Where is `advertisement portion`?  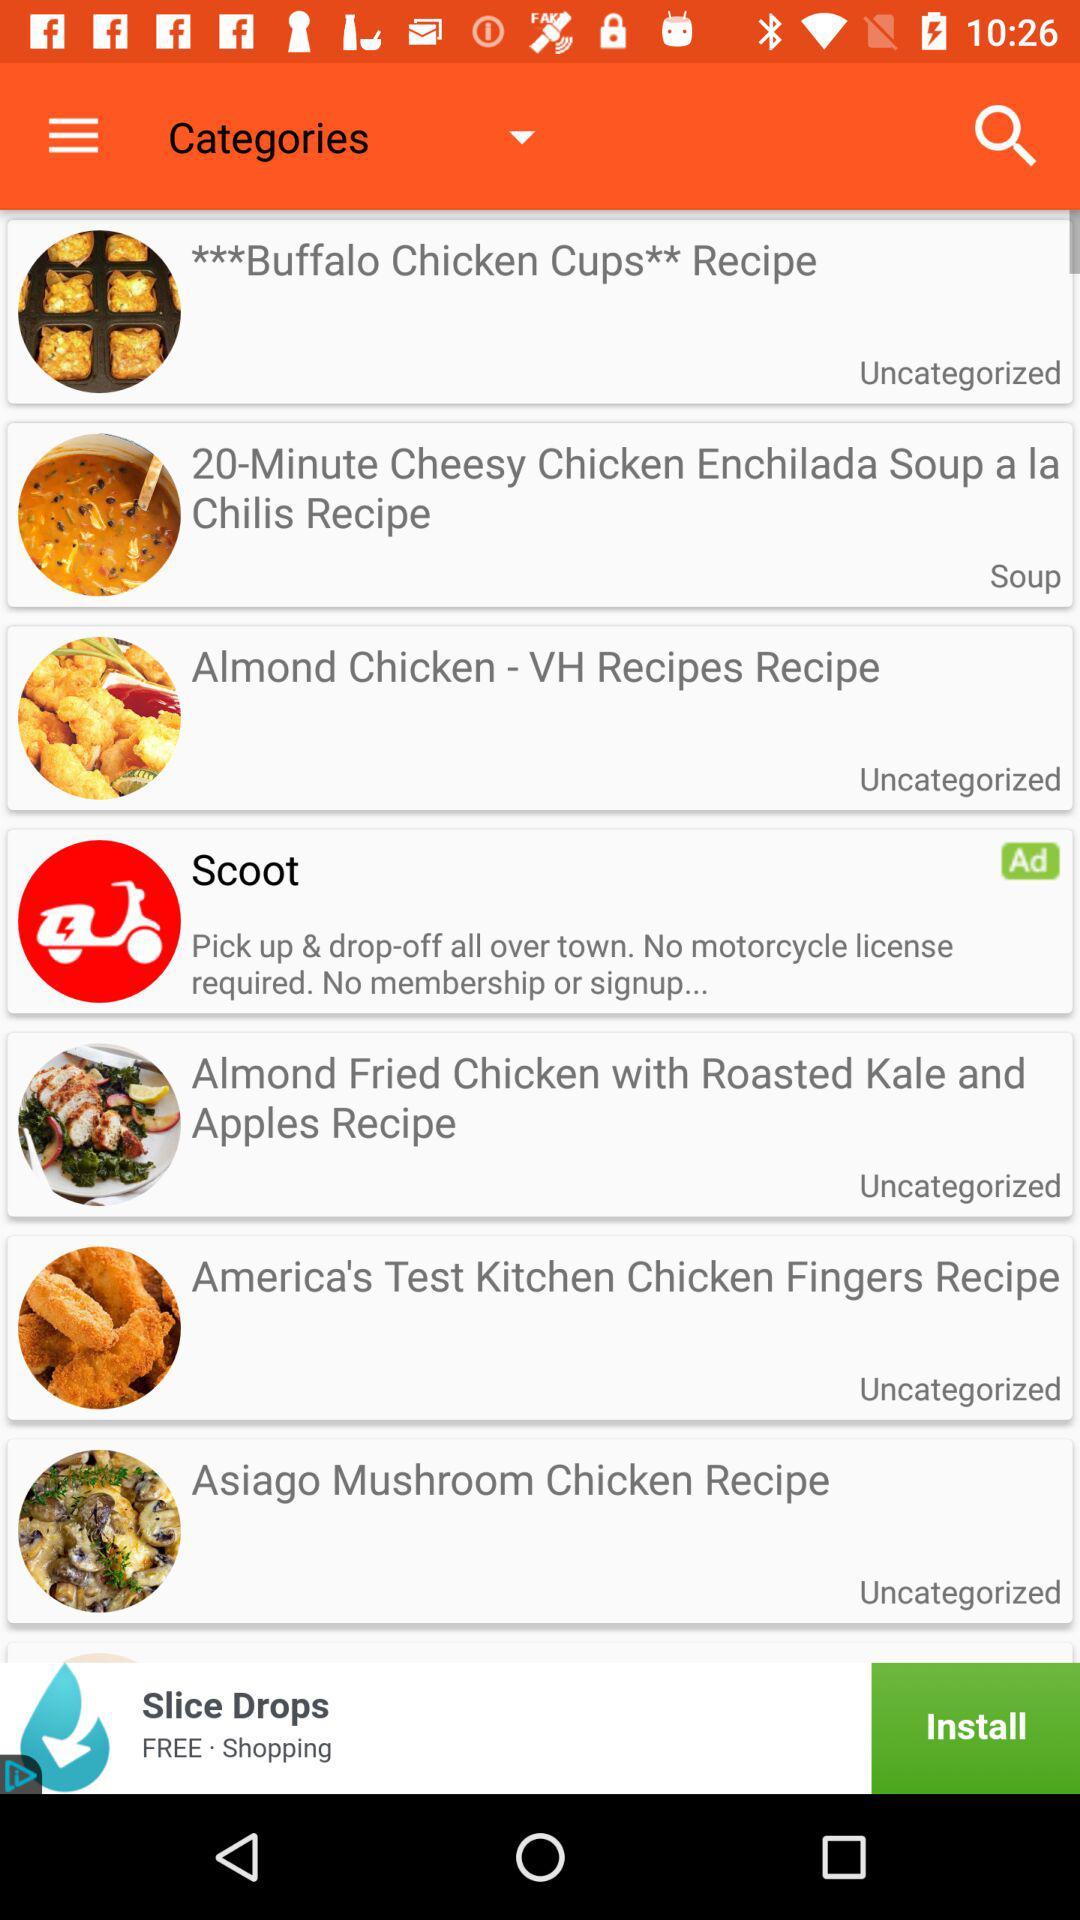 advertisement portion is located at coordinates (540, 1727).